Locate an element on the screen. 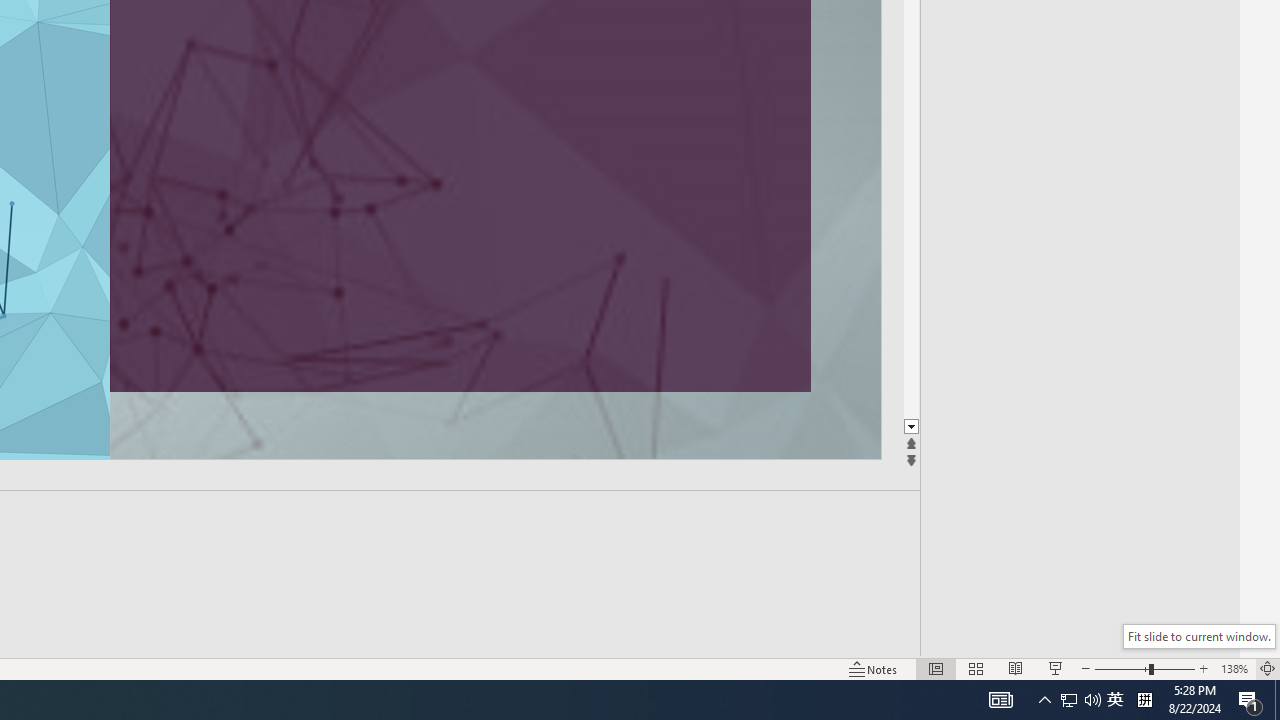 This screenshot has width=1280, height=720. 'Zoom 138%' is located at coordinates (1233, 669).